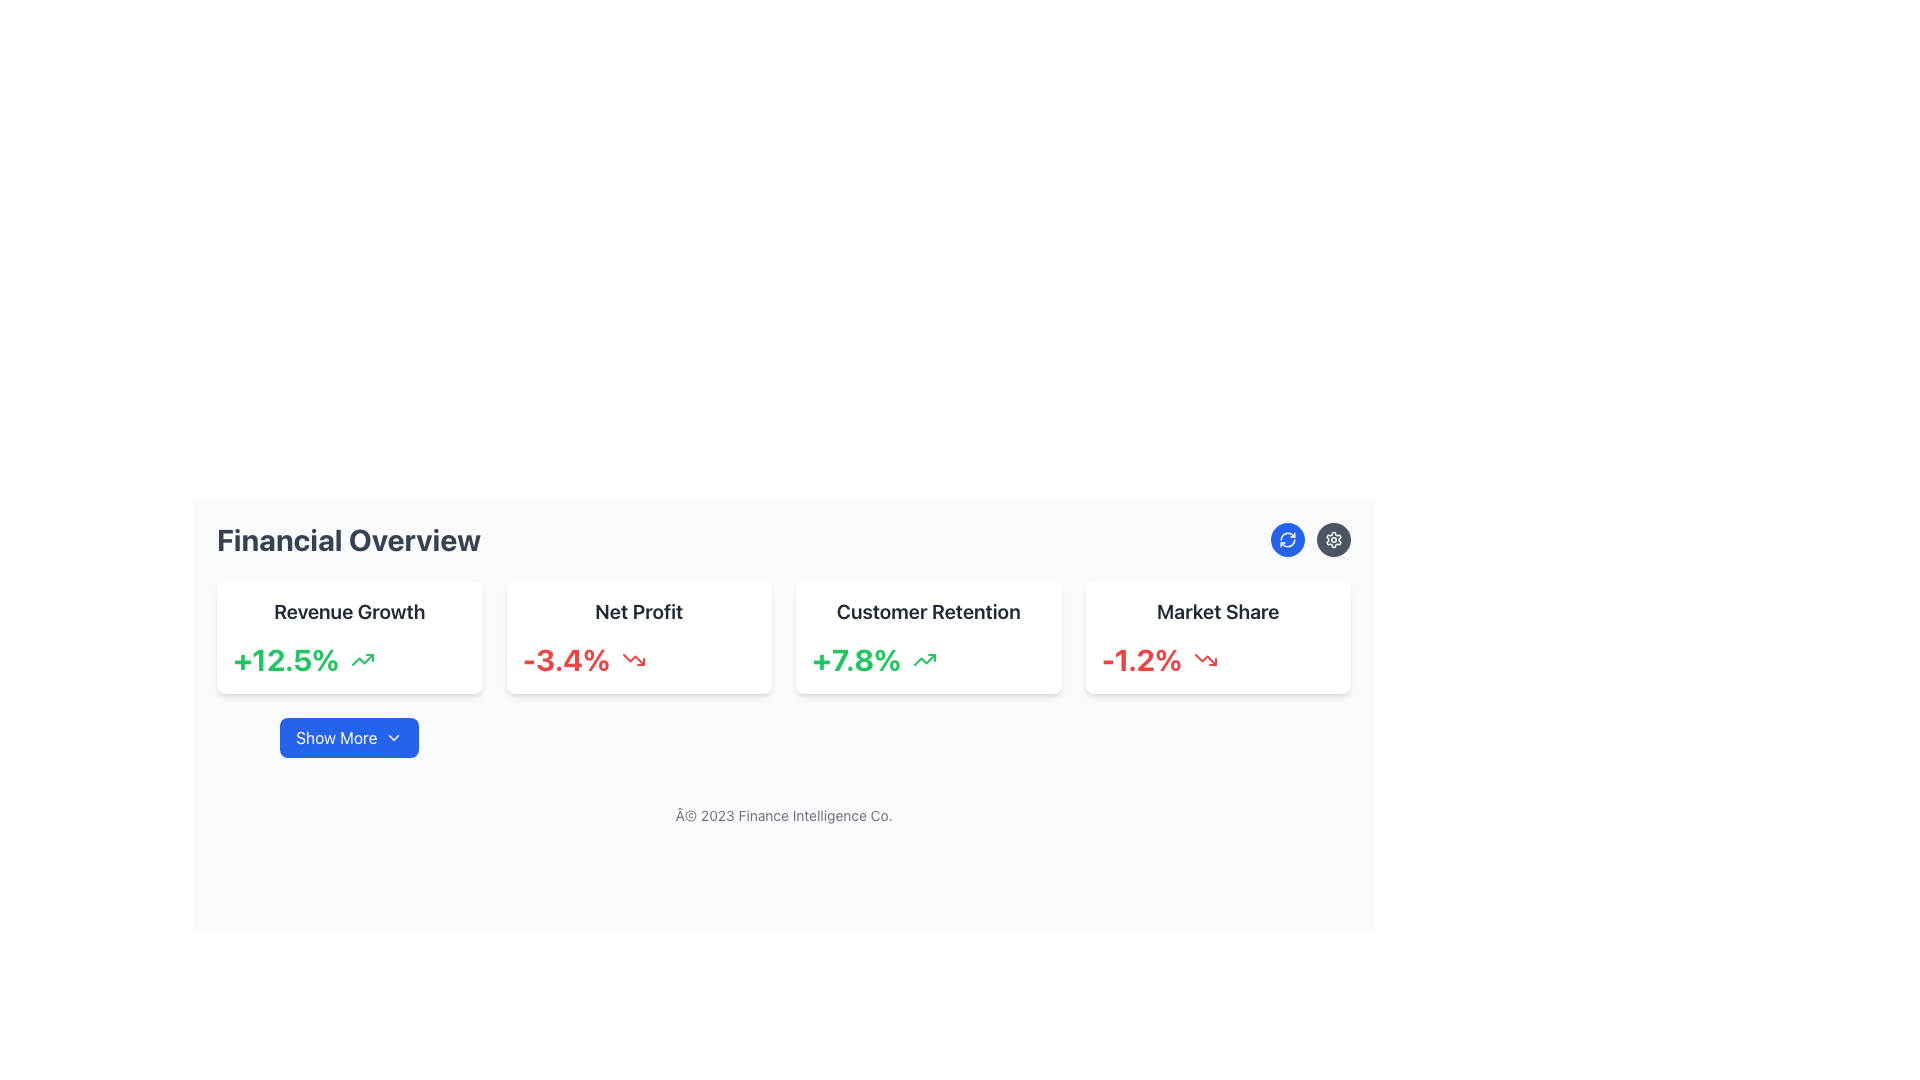 Image resolution: width=1920 pixels, height=1080 pixels. I want to click on the prominent header labeled 'Financial Overview' located at the top left of the main content area, so click(349, 540).